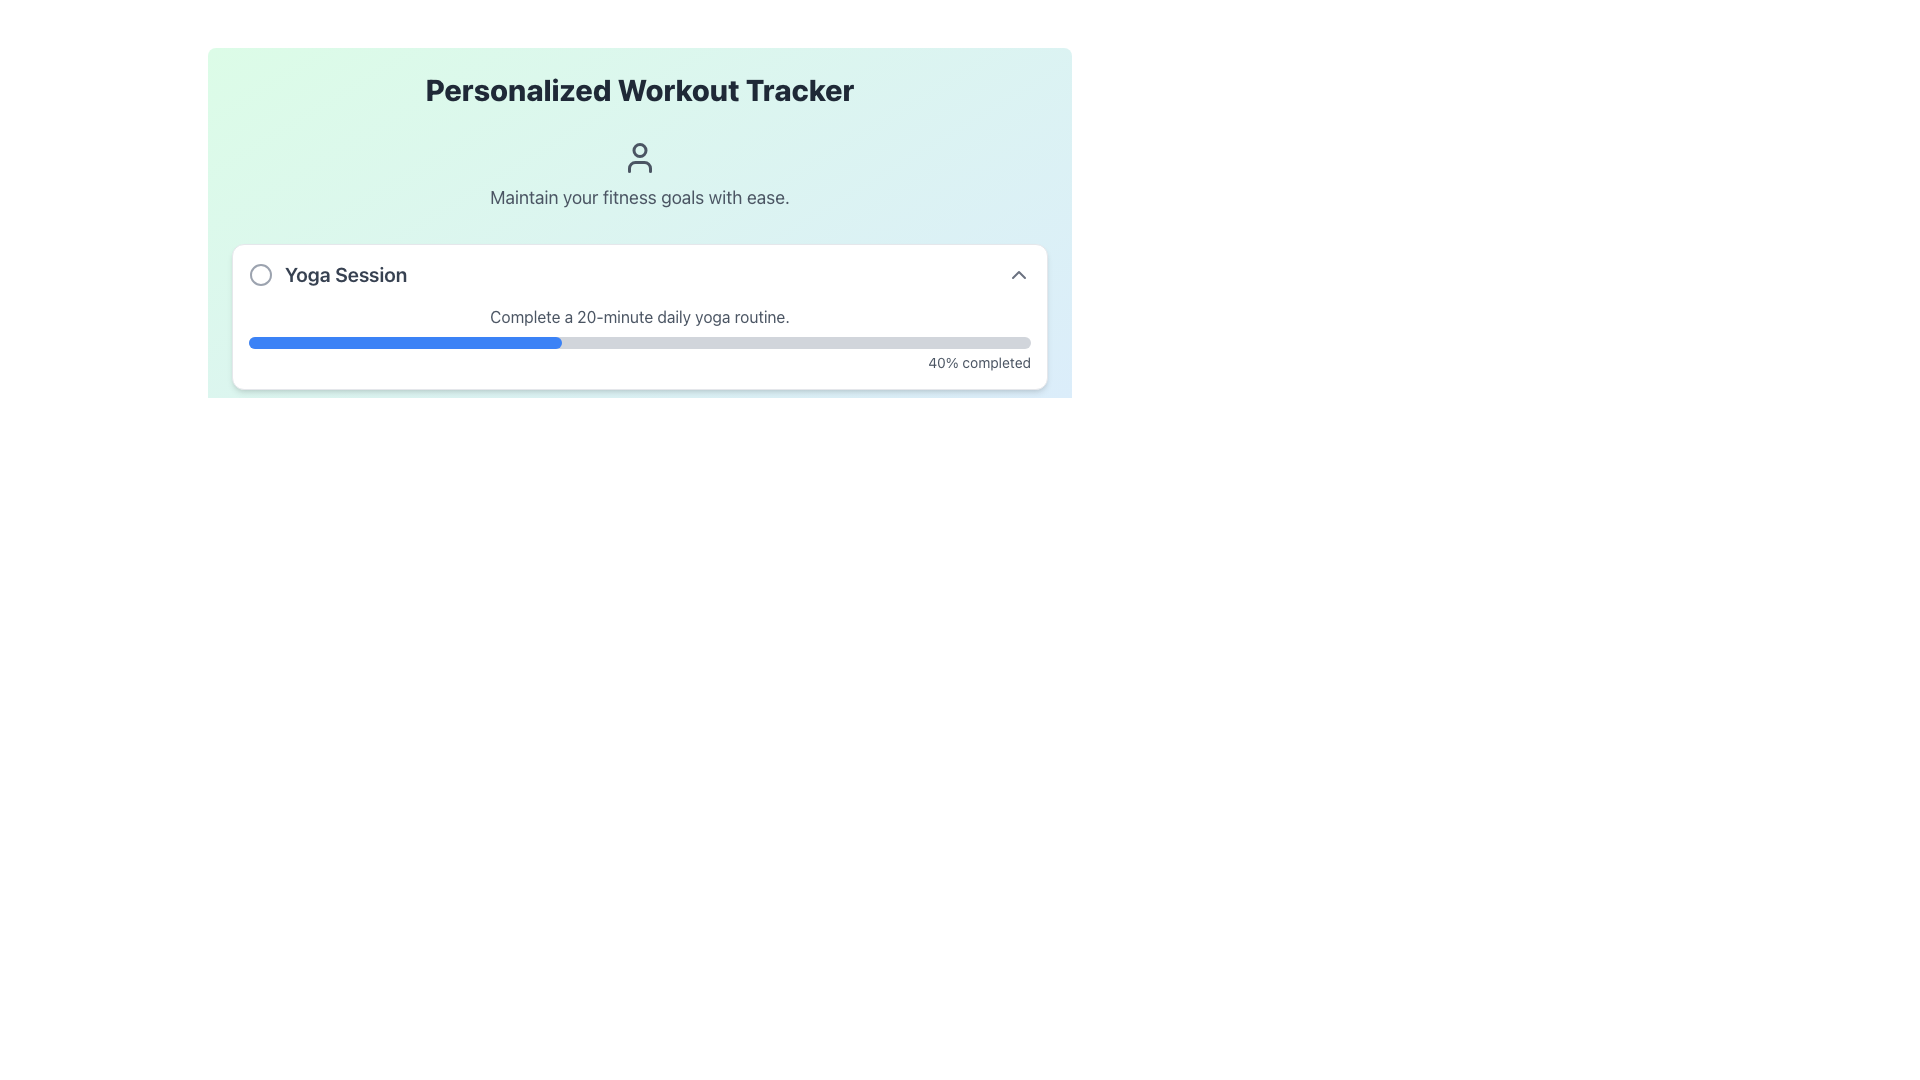 The width and height of the screenshot is (1920, 1080). I want to click on the Chevron Up icon located at the far right of the 'Yoga Session' layout, so click(1018, 274).